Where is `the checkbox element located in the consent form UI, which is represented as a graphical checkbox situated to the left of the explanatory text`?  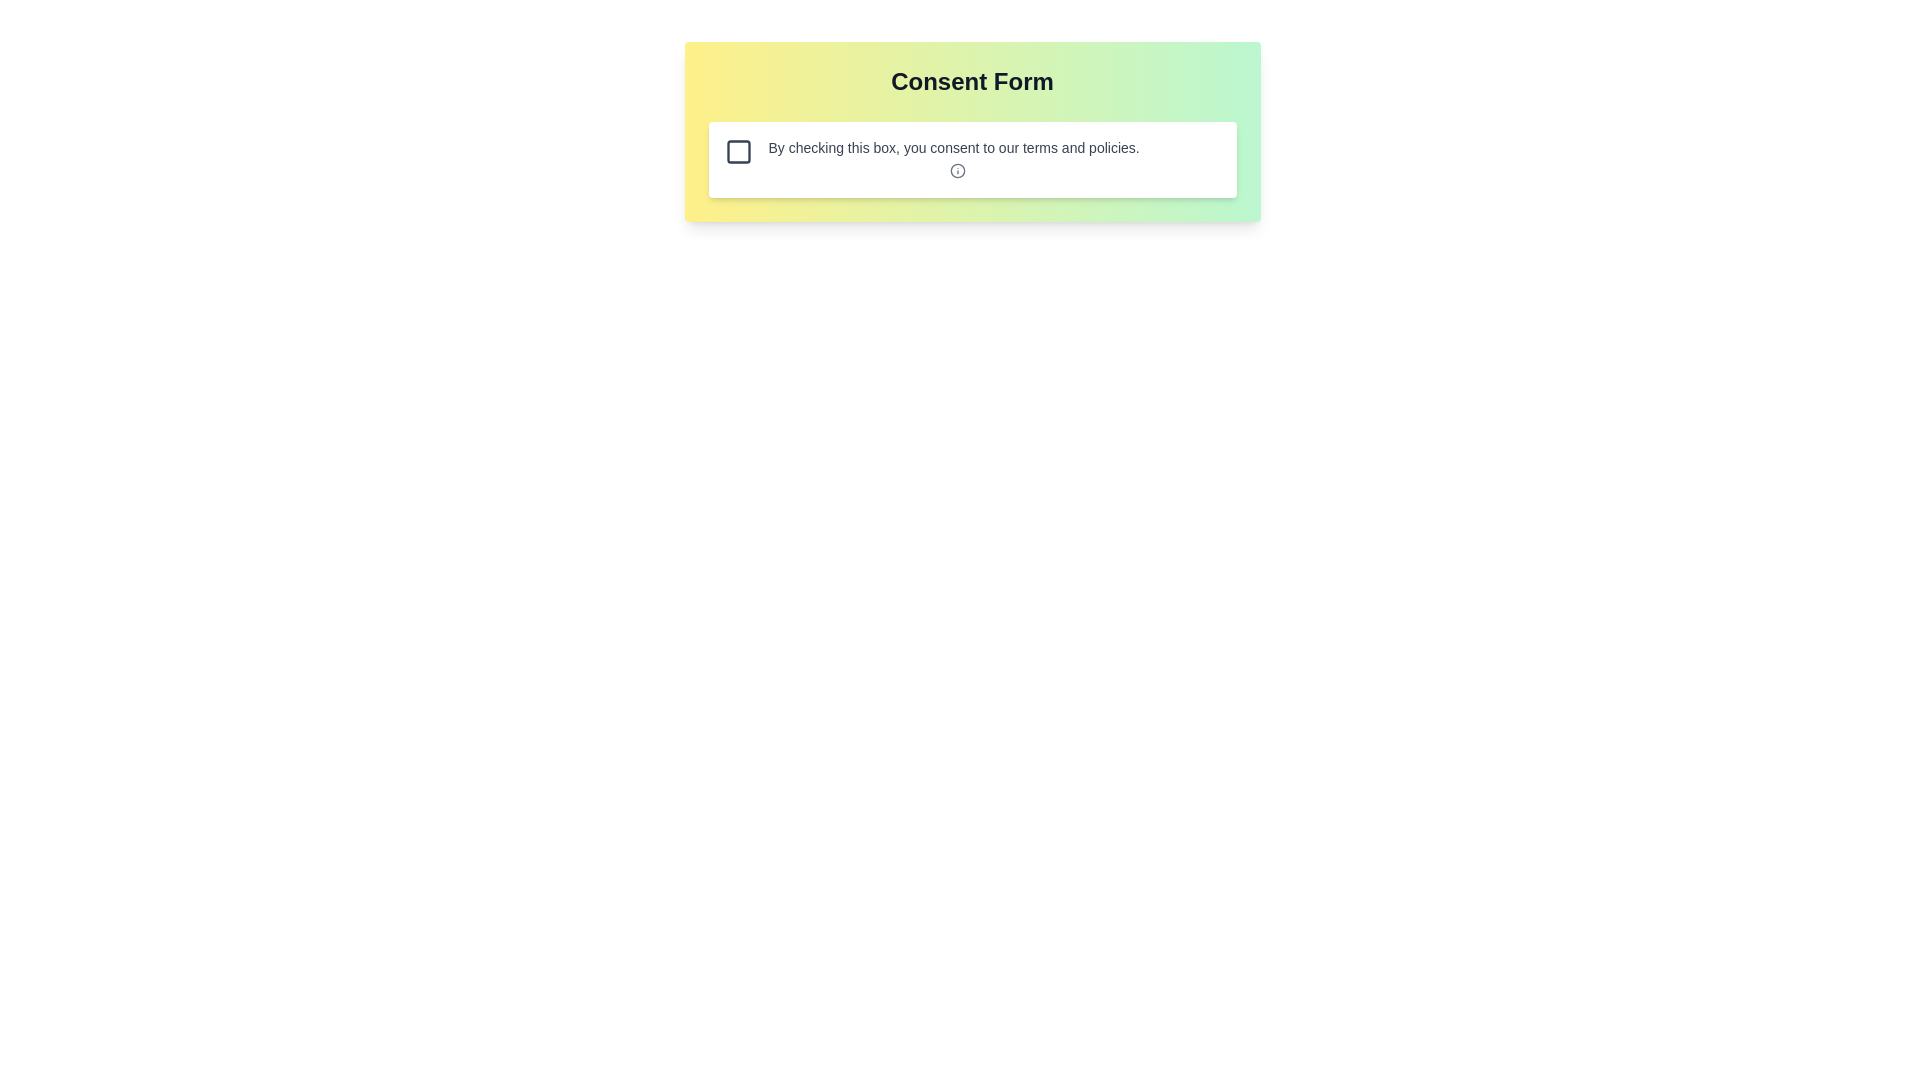
the checkbox element located in the consent form UI, which is represented as a graphical checkbox situated to the left of the explanatory text is located at coordinates (737, 150).